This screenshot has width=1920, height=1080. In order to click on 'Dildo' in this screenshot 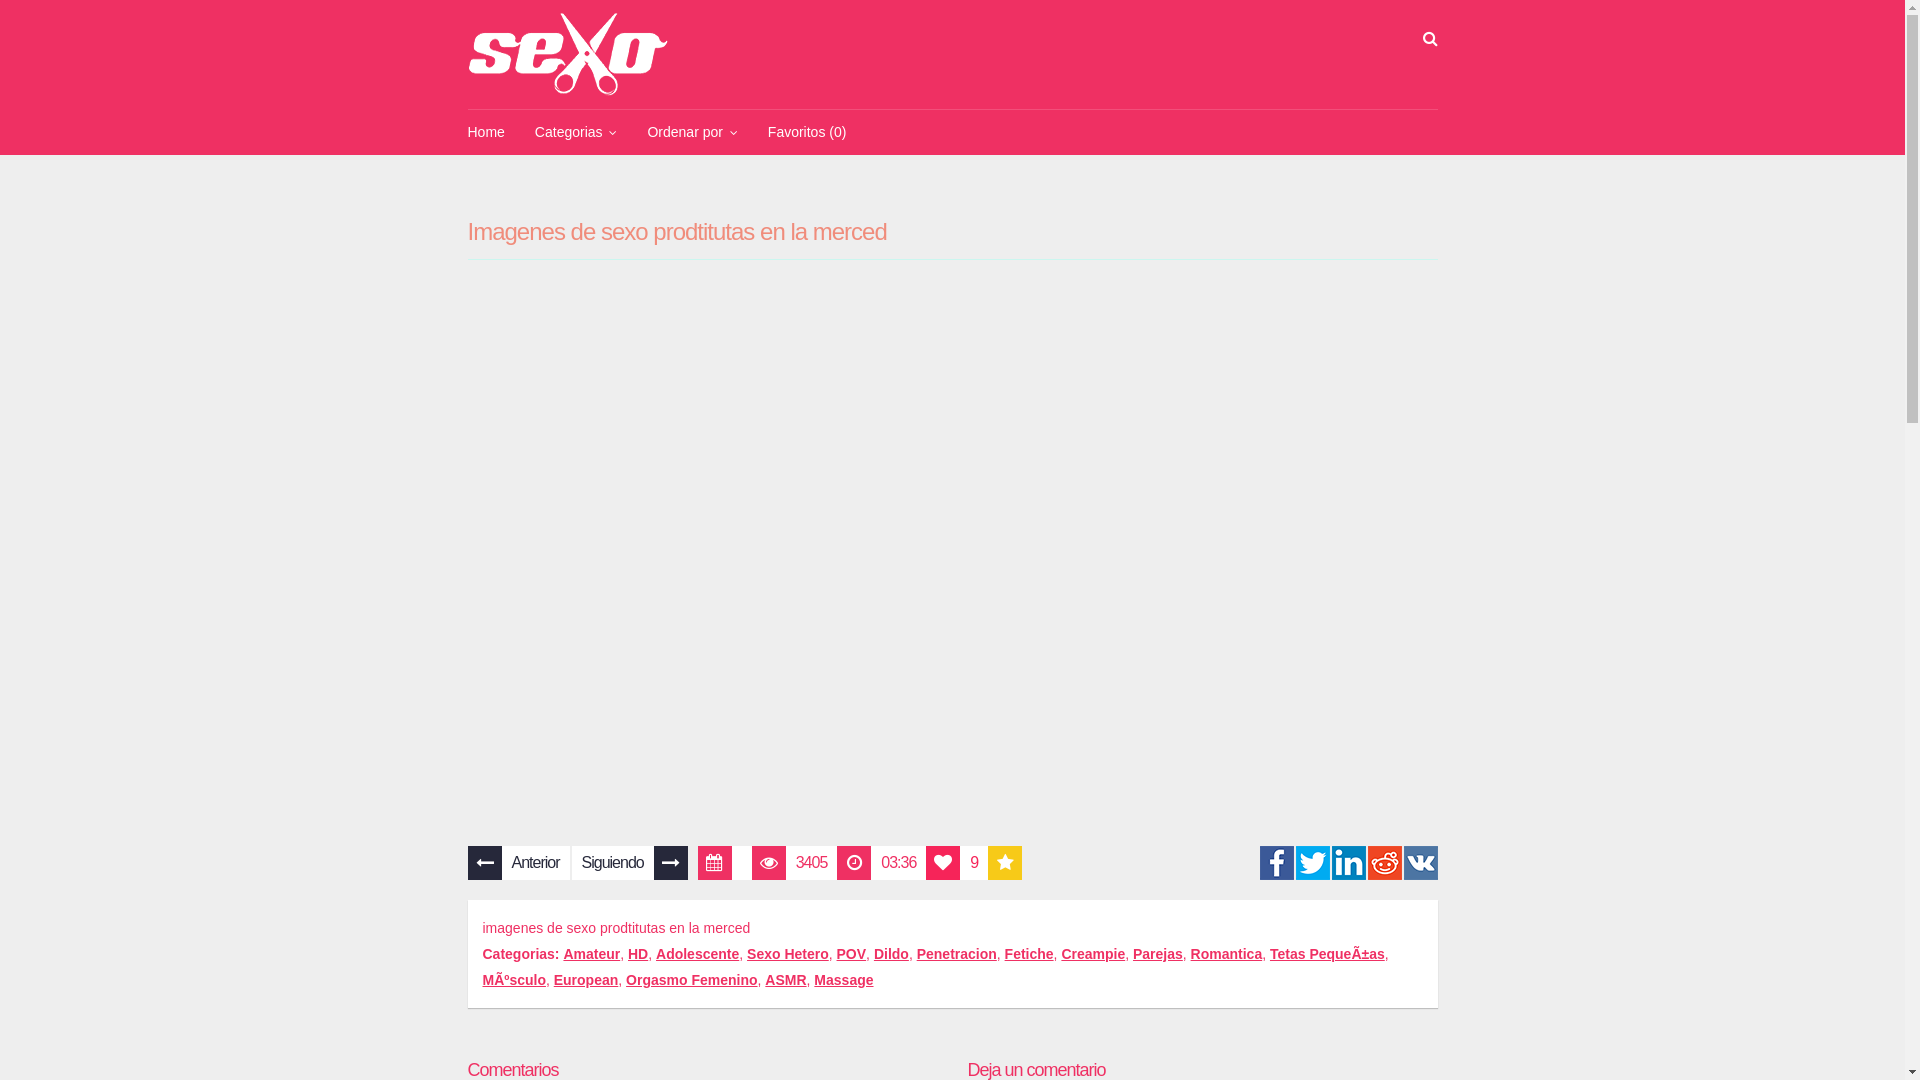, I will do `click(890, 952)`.